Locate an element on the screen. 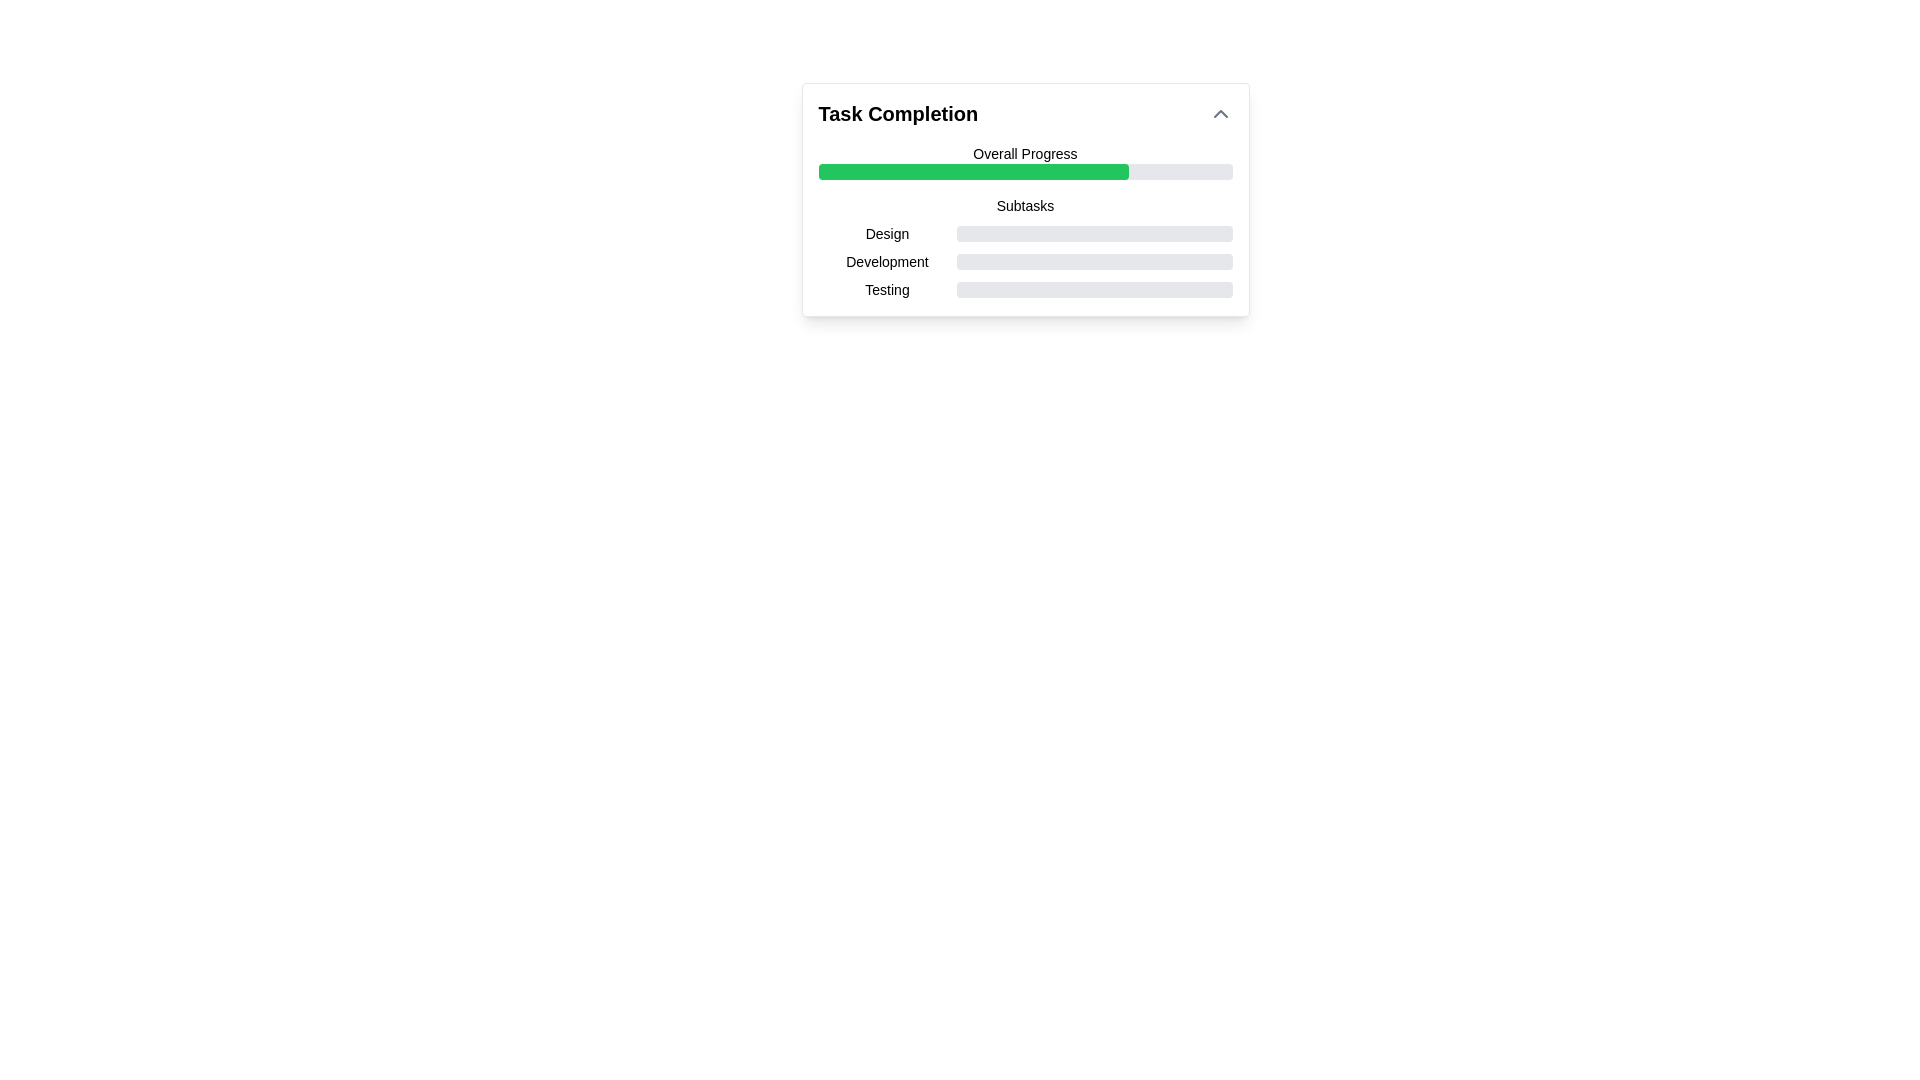 This screenshot has width=1920, height=1080. the active progress bar segment representing 84% completion within the 'Task Completion' UI card under the 'Subtasks' section is located at coordinates (1071, 289).